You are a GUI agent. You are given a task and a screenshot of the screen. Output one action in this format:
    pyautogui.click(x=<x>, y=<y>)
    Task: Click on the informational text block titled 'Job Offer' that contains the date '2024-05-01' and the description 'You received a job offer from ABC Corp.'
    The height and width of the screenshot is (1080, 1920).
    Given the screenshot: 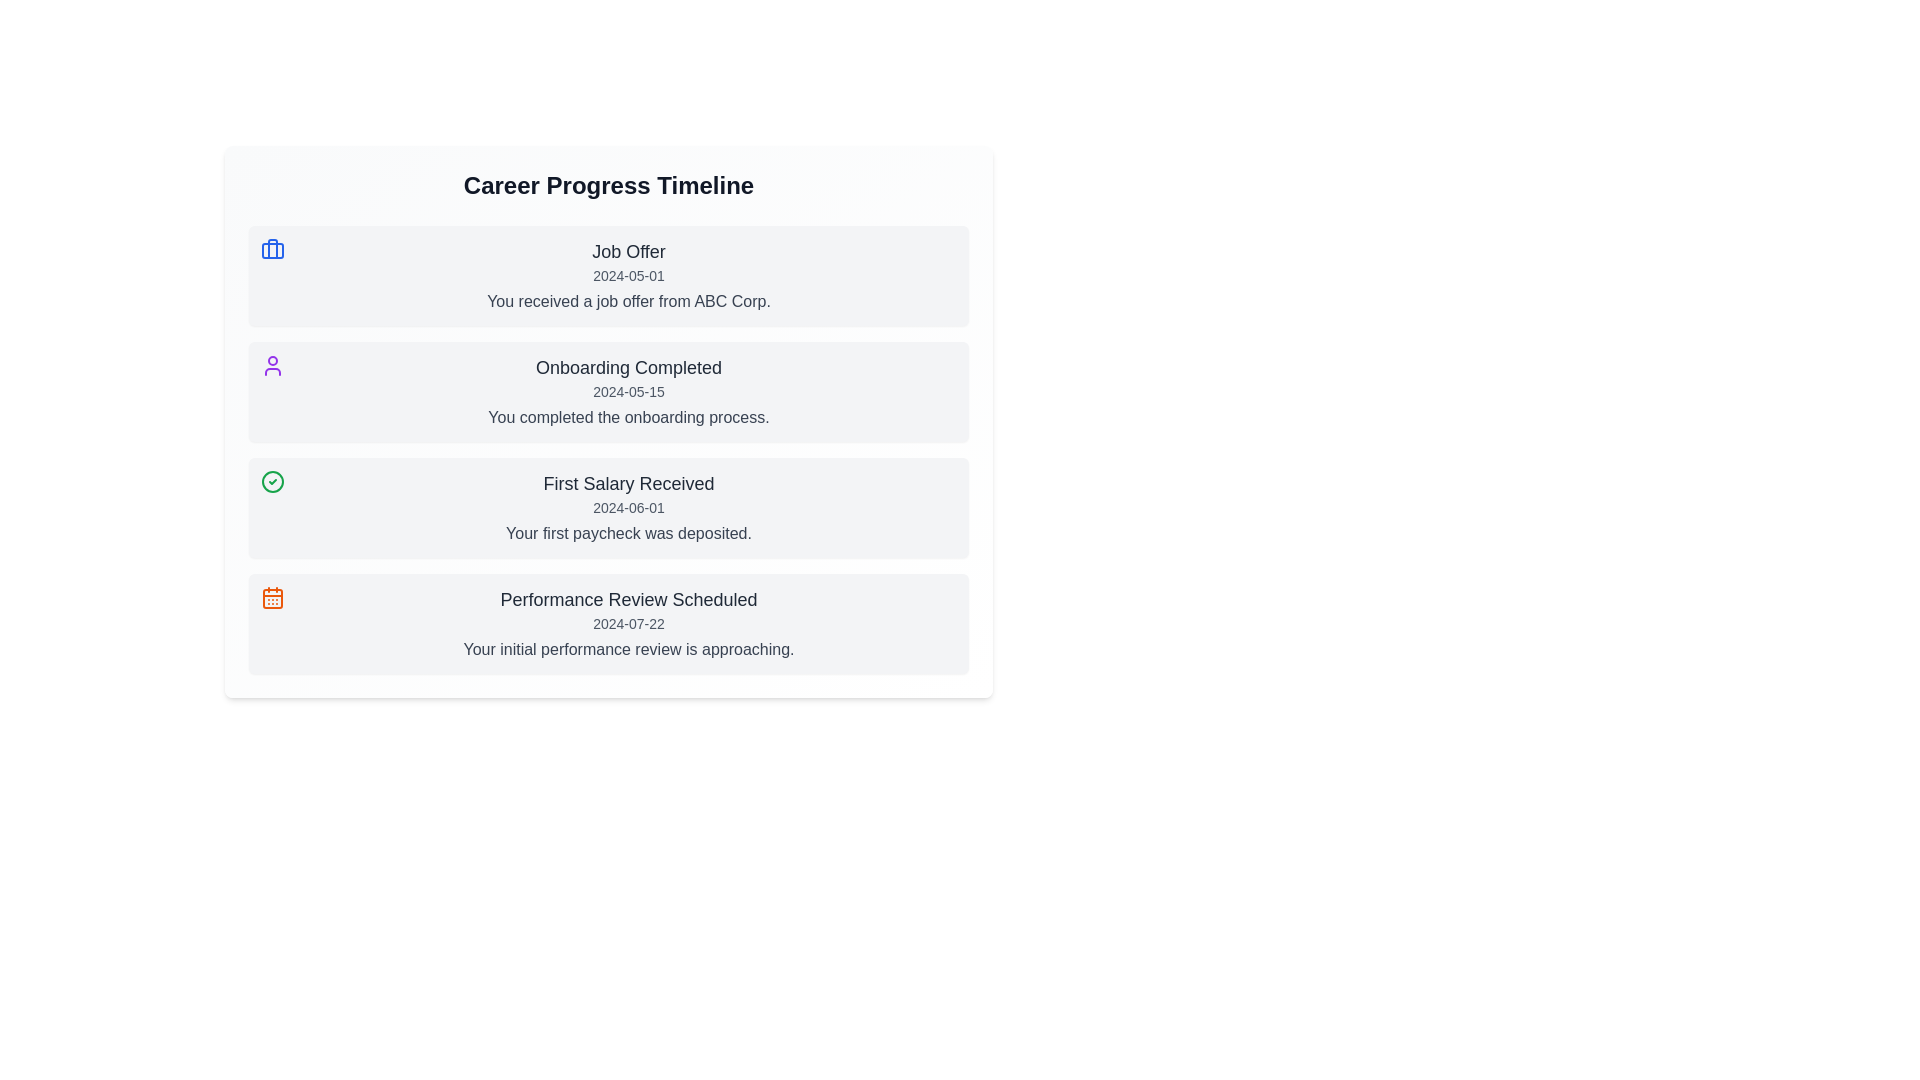 What is the action you would take?
    pyautogui.click(x=627, y=276)
    